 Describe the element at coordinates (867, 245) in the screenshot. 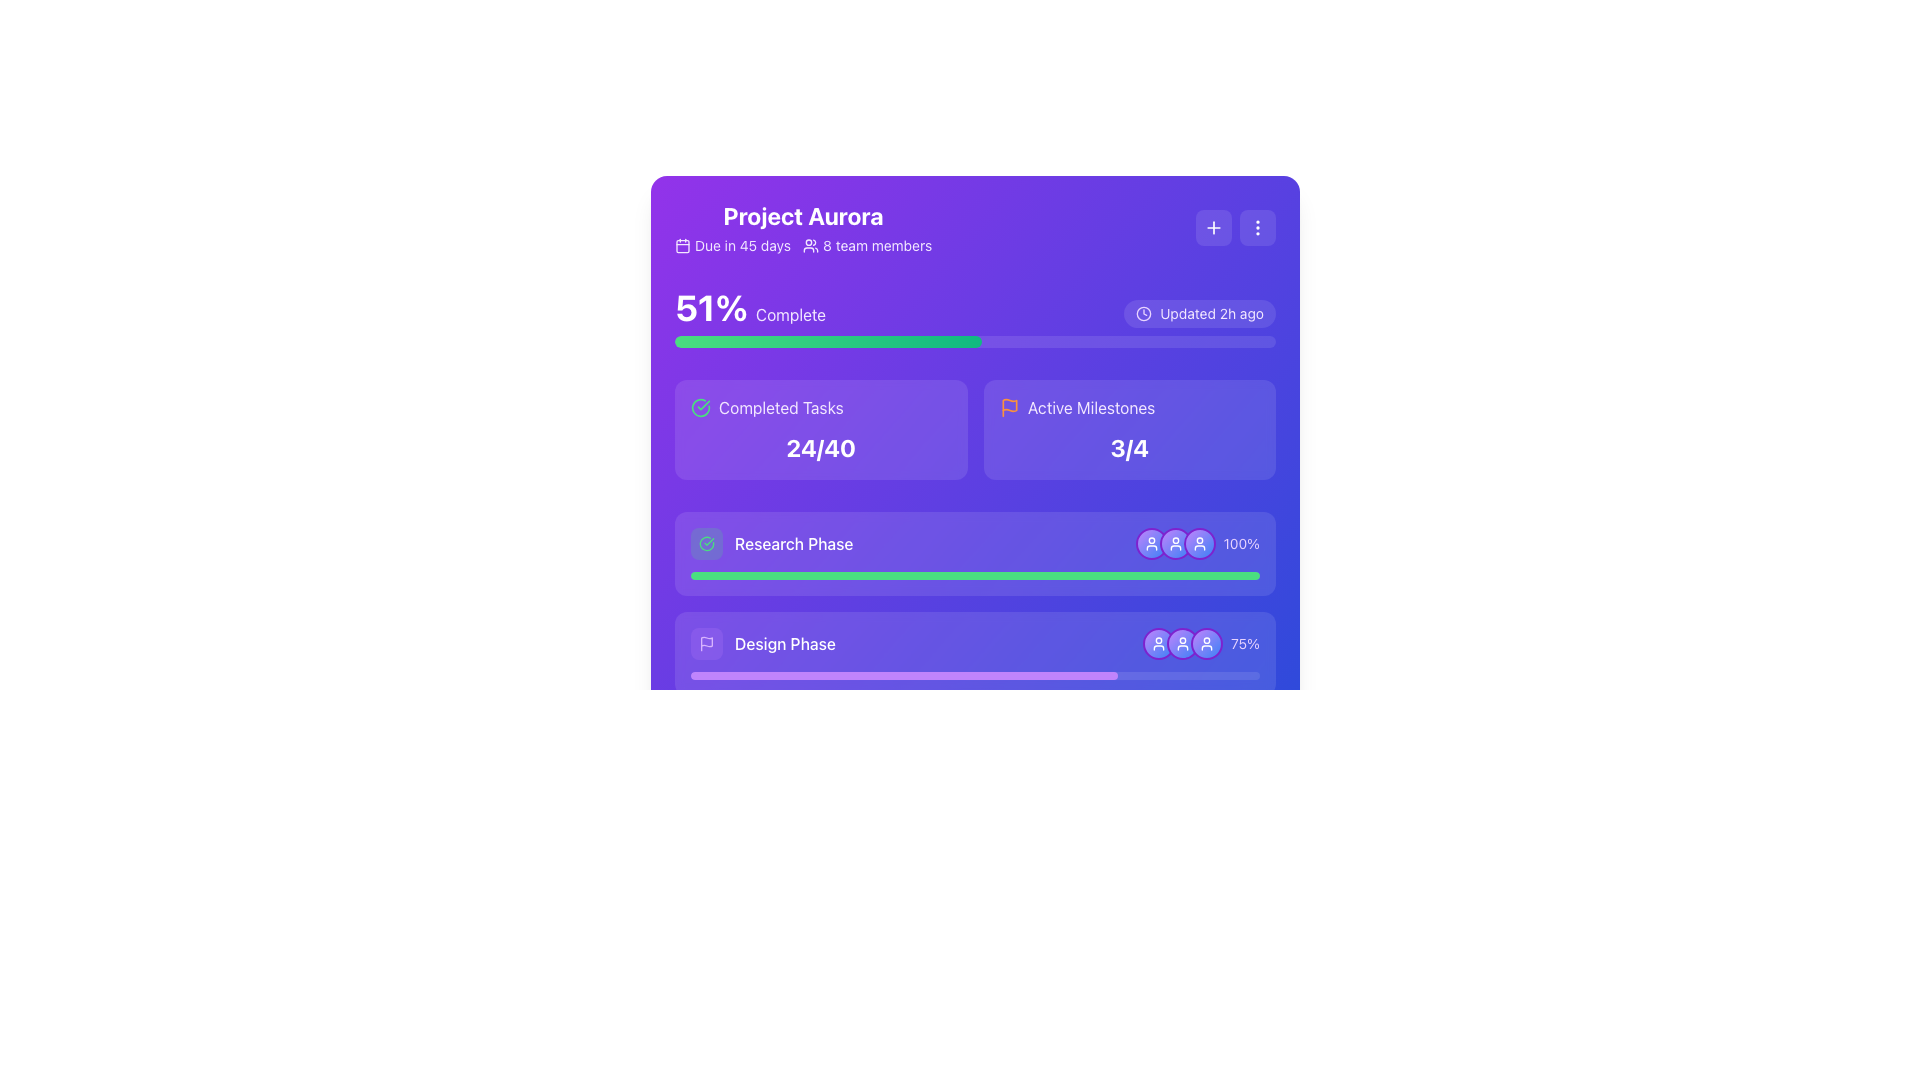

I see `the text label displaying the number of team members associated with the project, located in the top row of the user interface under the main project title` at that location.